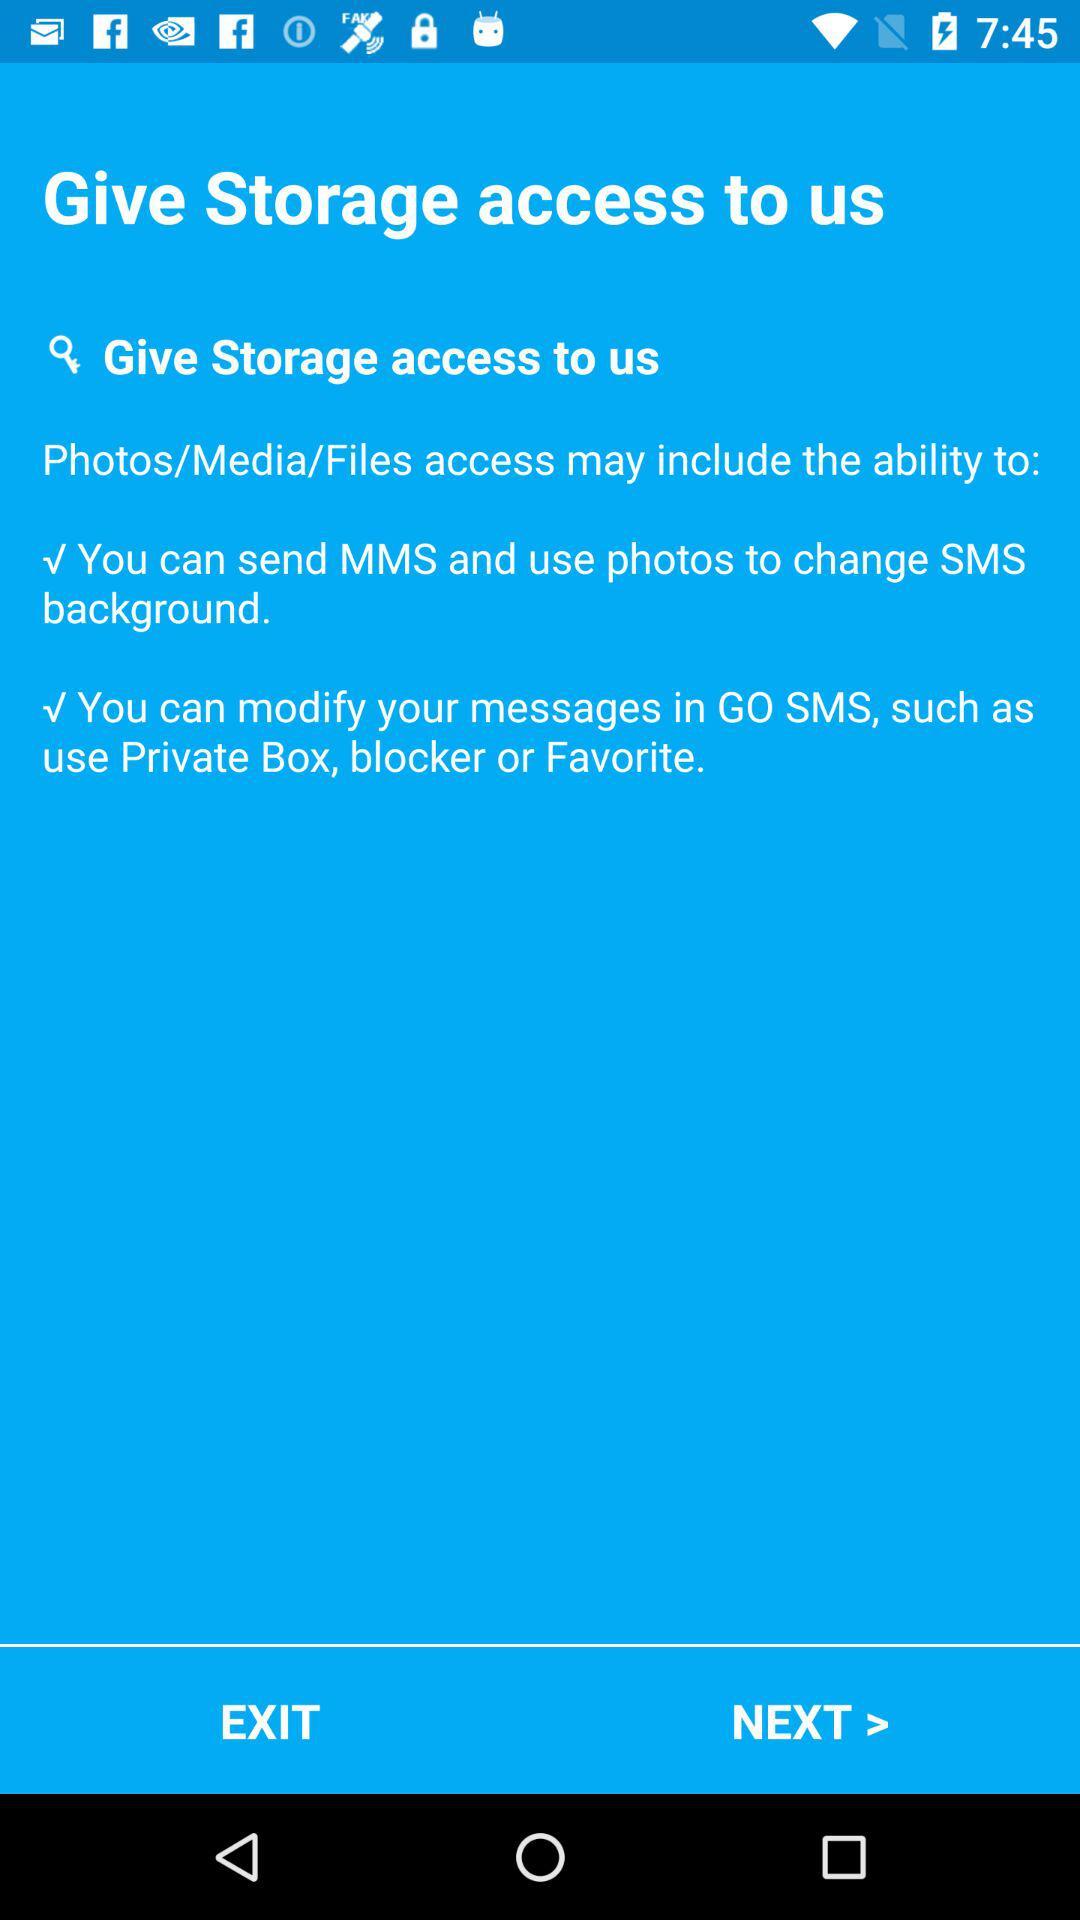 This screenshot has height=1920, width=1080. Describe the element at coordinates (270, 1719) in the screenshot. I see `icon to the left of the next >` at that location.